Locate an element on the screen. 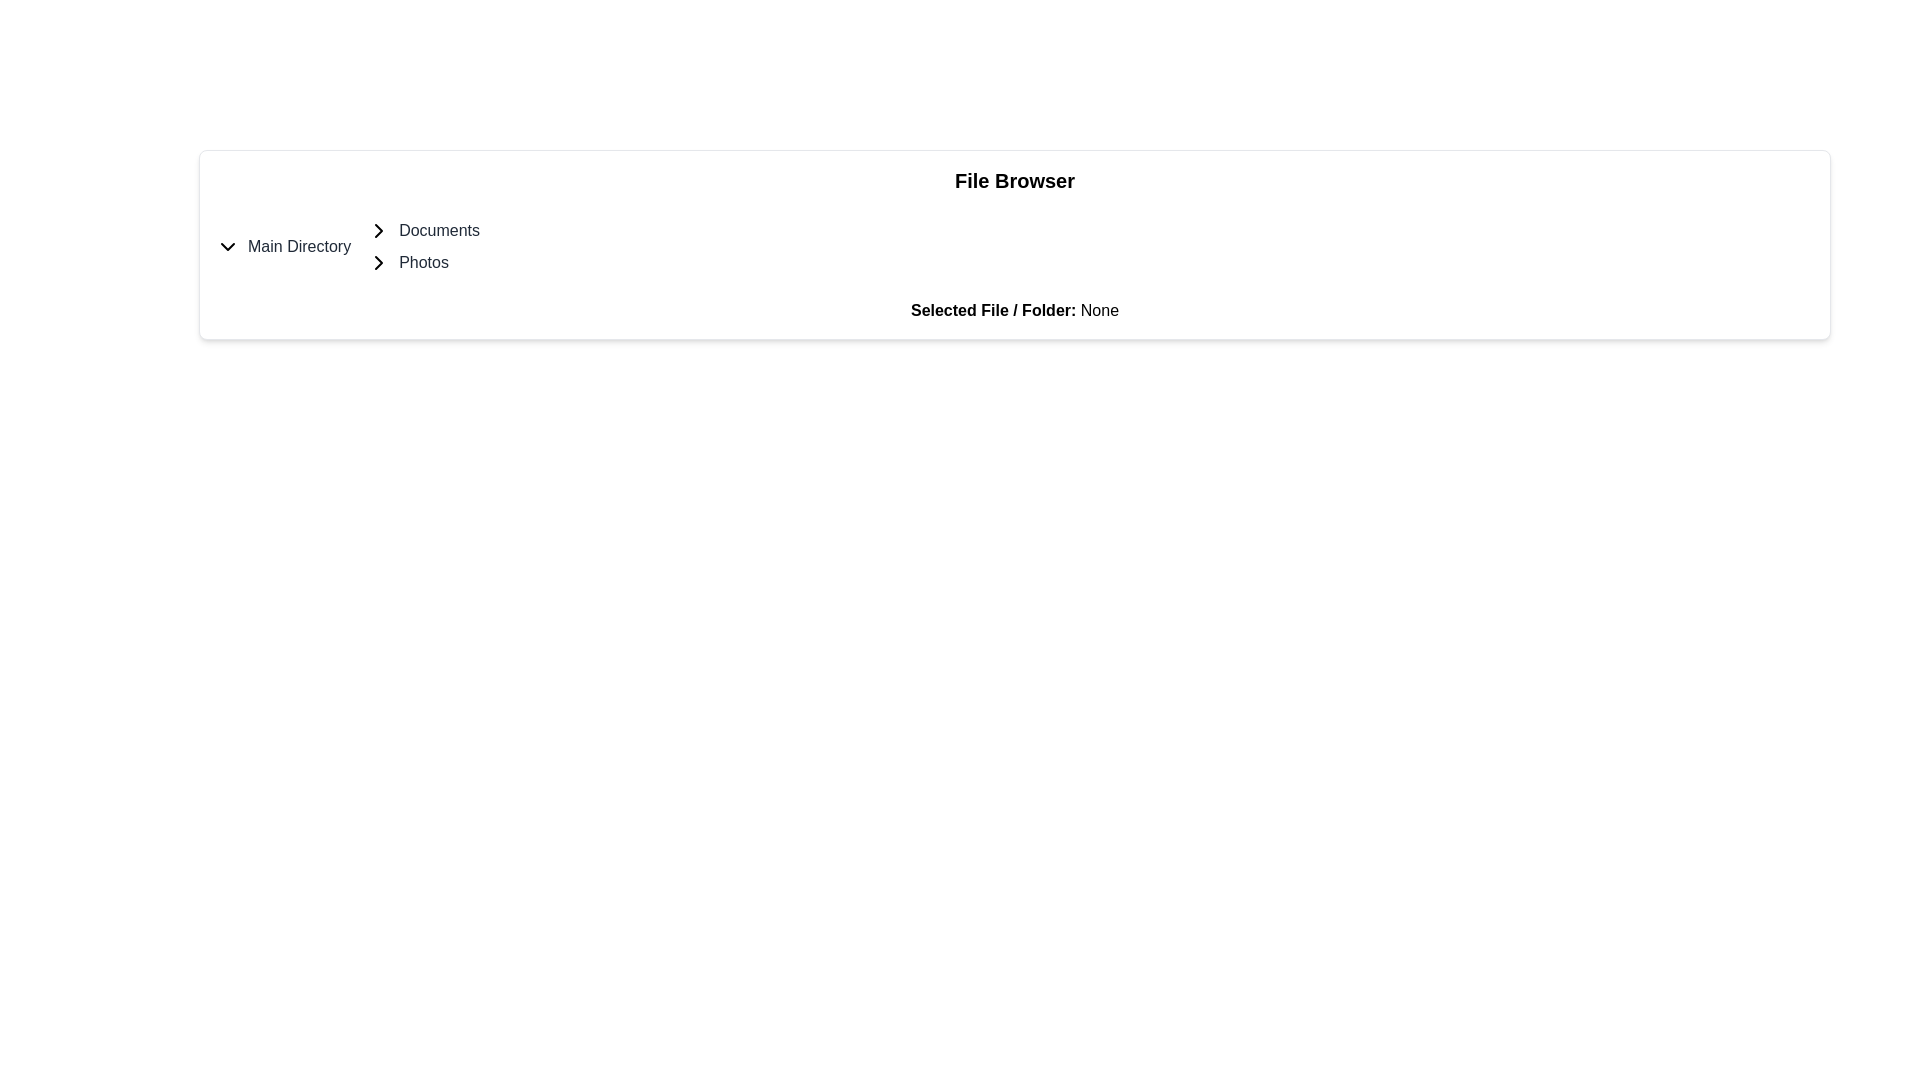 Image resolution: width=1920 pixels, height=1080 pixels. the chevron icon representing navigation for expanding or collapsing sub-items under the 'Documents' list item is located at coordinates (379, 230).